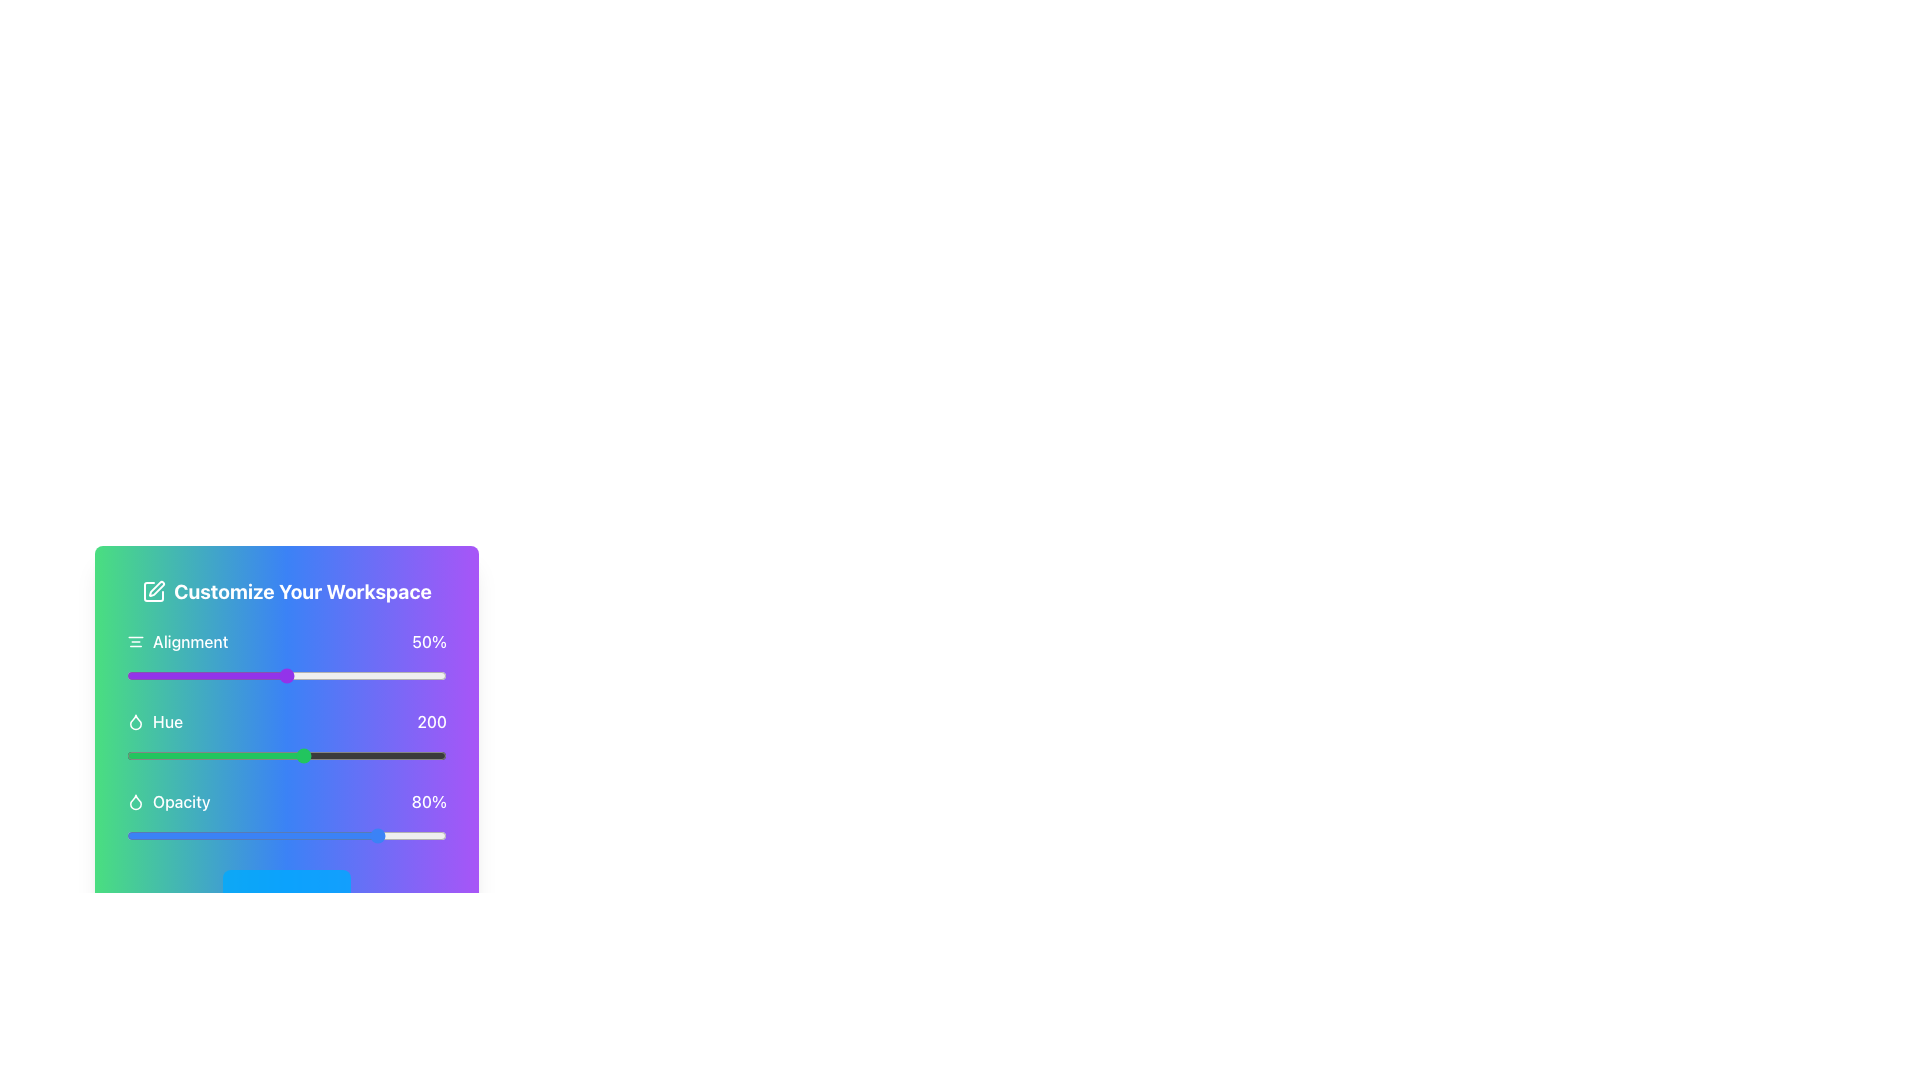  Describe the element at coordinates (219, 756) in the screenshot. I see `hue` at that location.